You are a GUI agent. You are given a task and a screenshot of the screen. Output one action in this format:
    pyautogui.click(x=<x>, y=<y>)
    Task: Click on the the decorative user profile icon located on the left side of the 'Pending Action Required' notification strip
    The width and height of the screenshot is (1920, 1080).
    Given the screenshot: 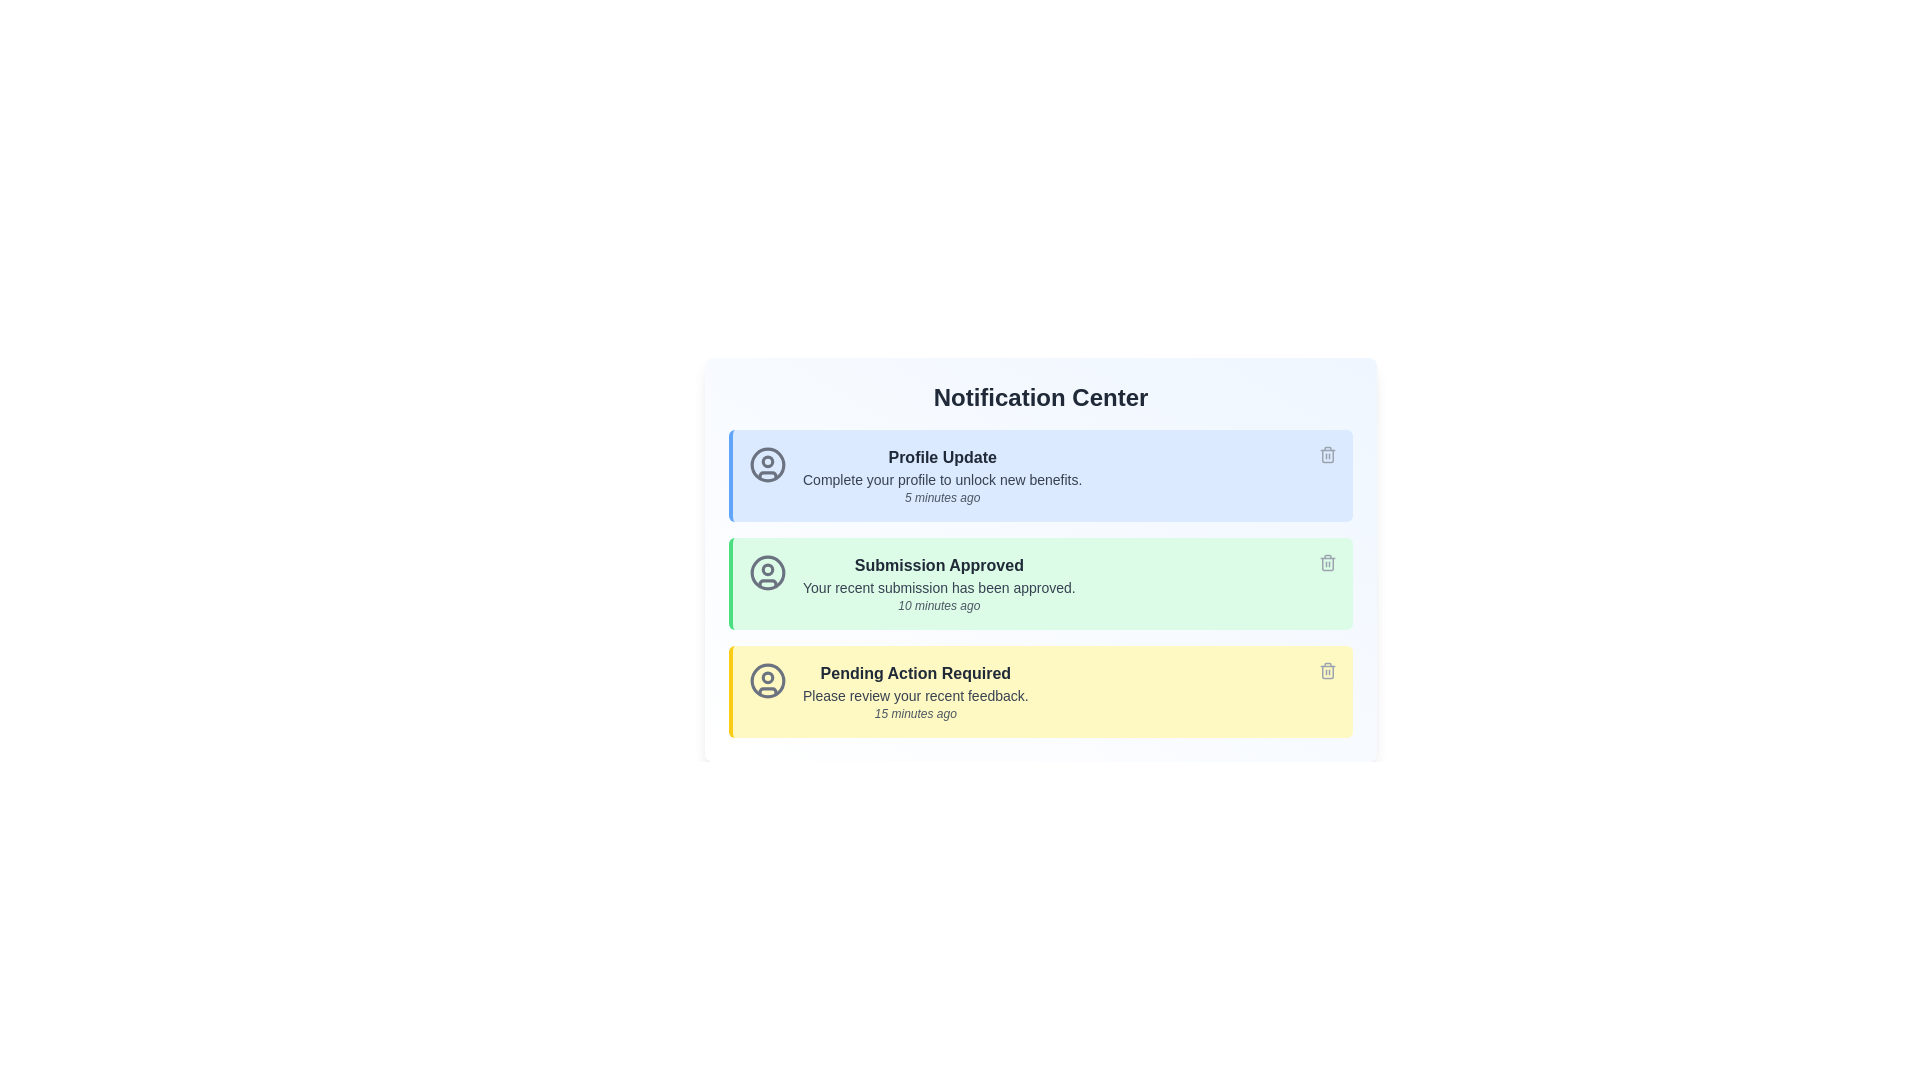 What is the action you would take?
    pyautogui.click(x=767, y=680)
    